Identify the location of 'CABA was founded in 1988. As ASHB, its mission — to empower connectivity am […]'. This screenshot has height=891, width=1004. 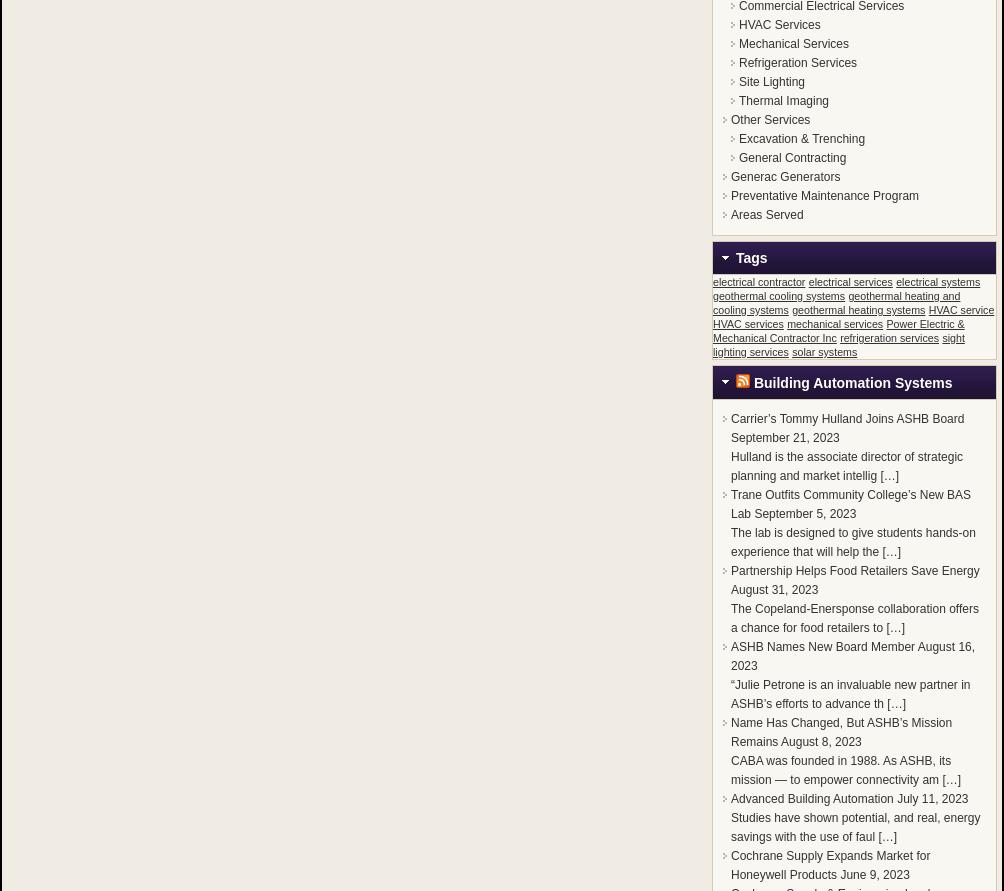
(845, 770).